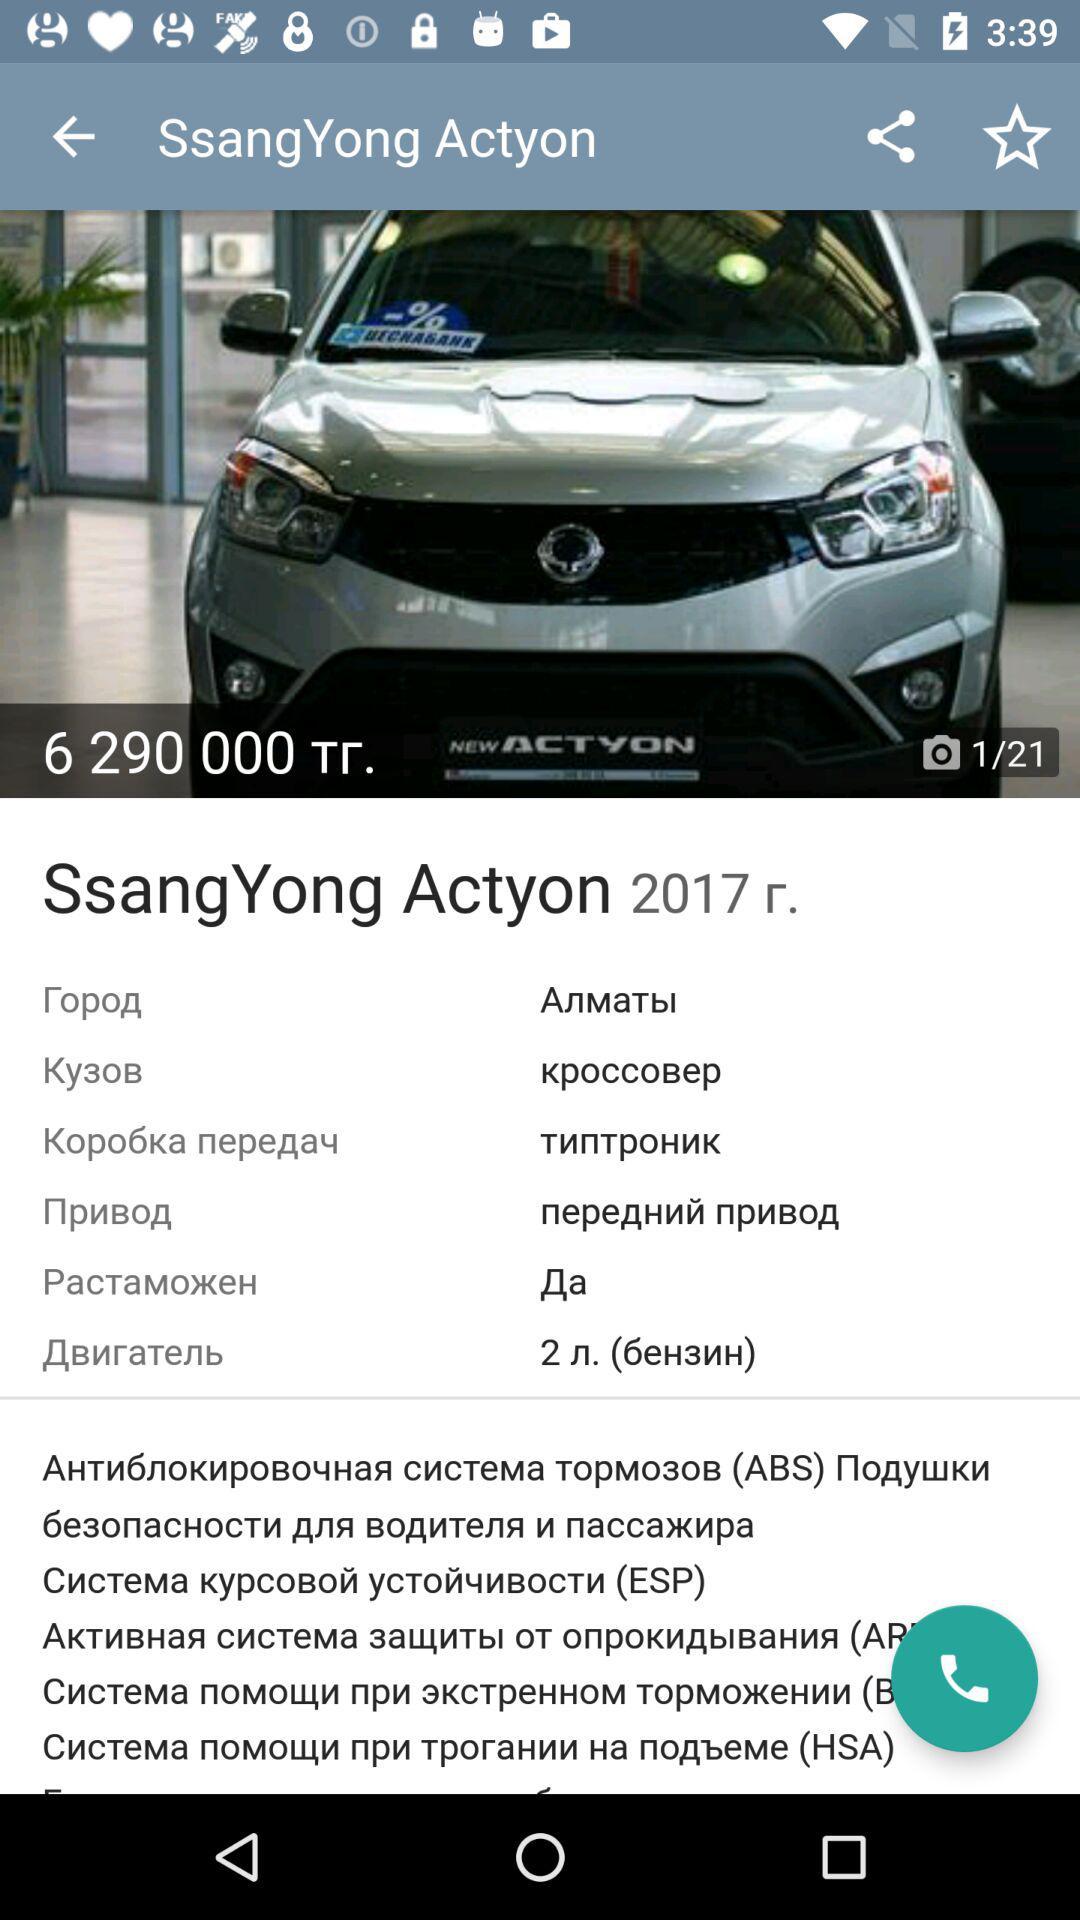 The image size is (1080, 1920). What do you see at coordinates (72, 135) in the screenshot?
I see `the item next to the ssangyong actyon` at bounding box center [72, 135].